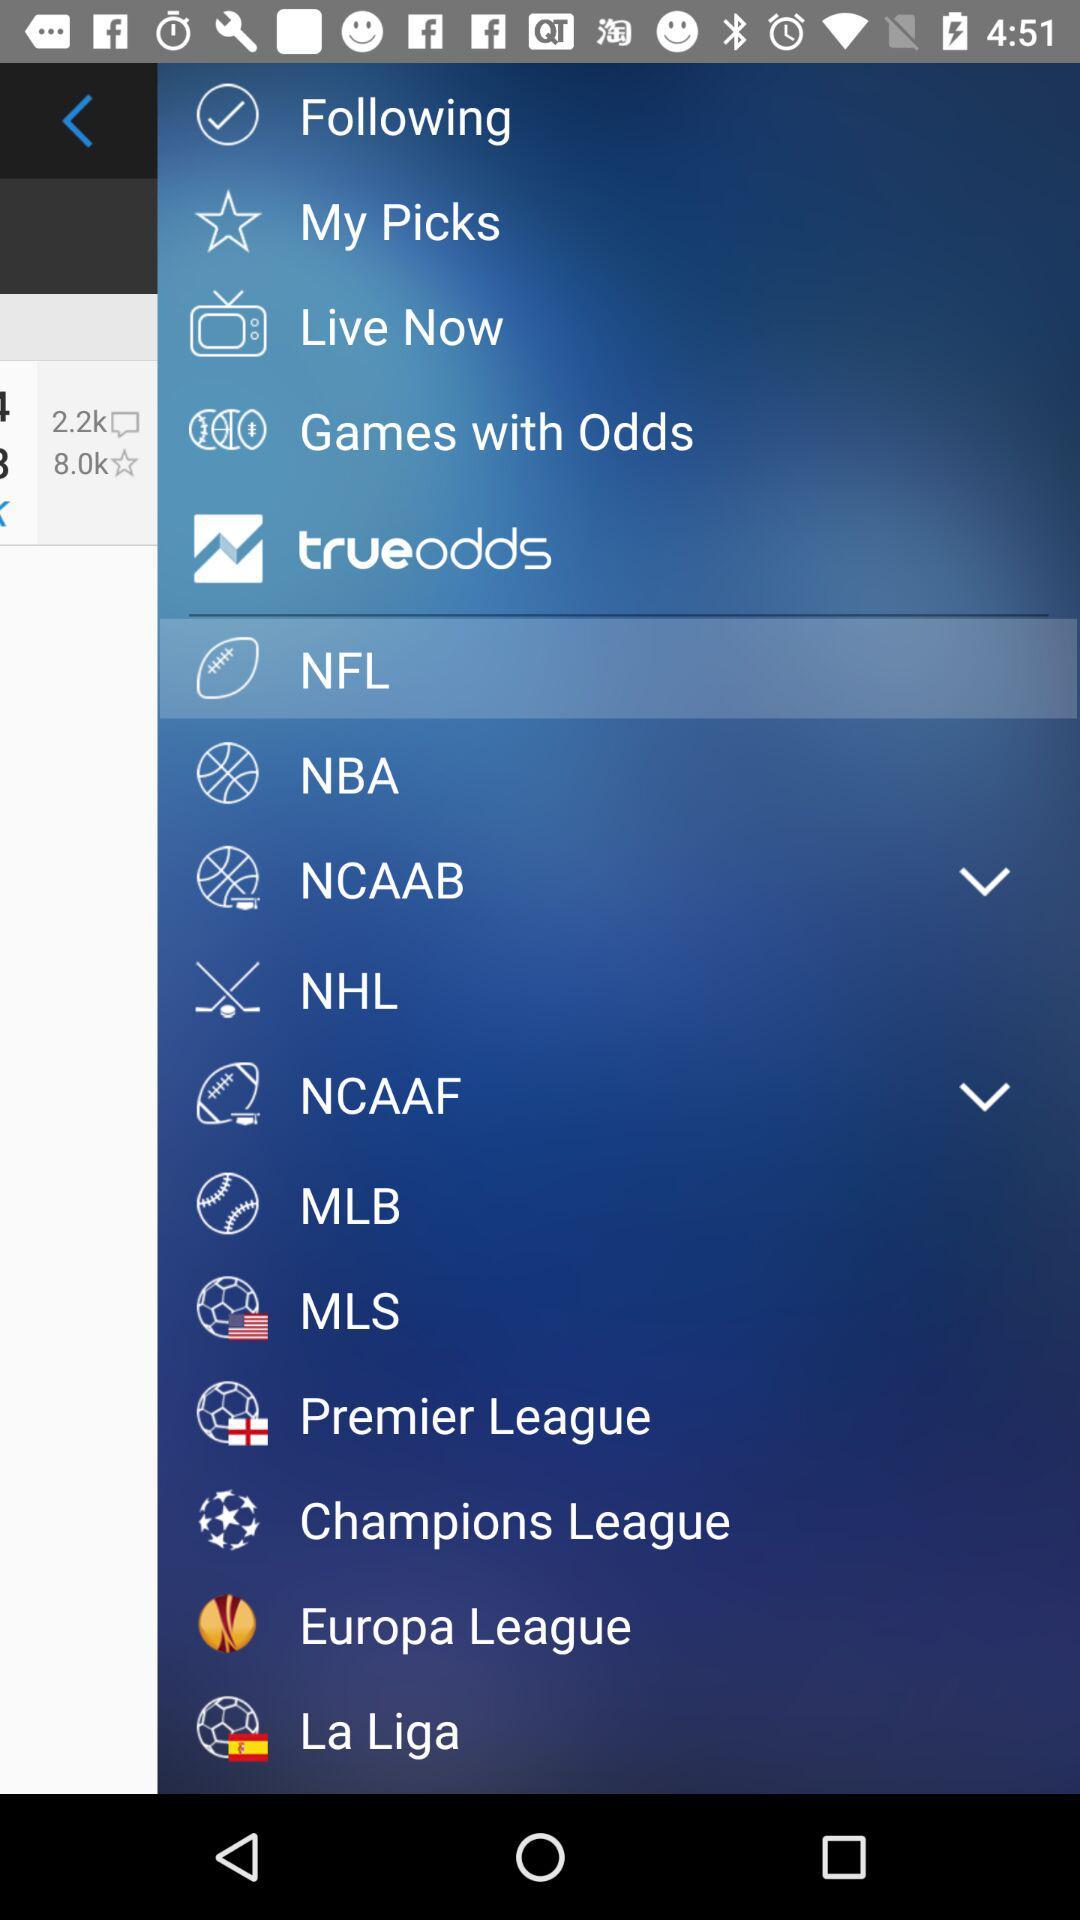 Image resolution: width=1080 pixels, height=1920 pixels. Describe the element at coordinates (985, 1096) in the screenshot. I see `the 2nd drop down button on the web page` at that location.